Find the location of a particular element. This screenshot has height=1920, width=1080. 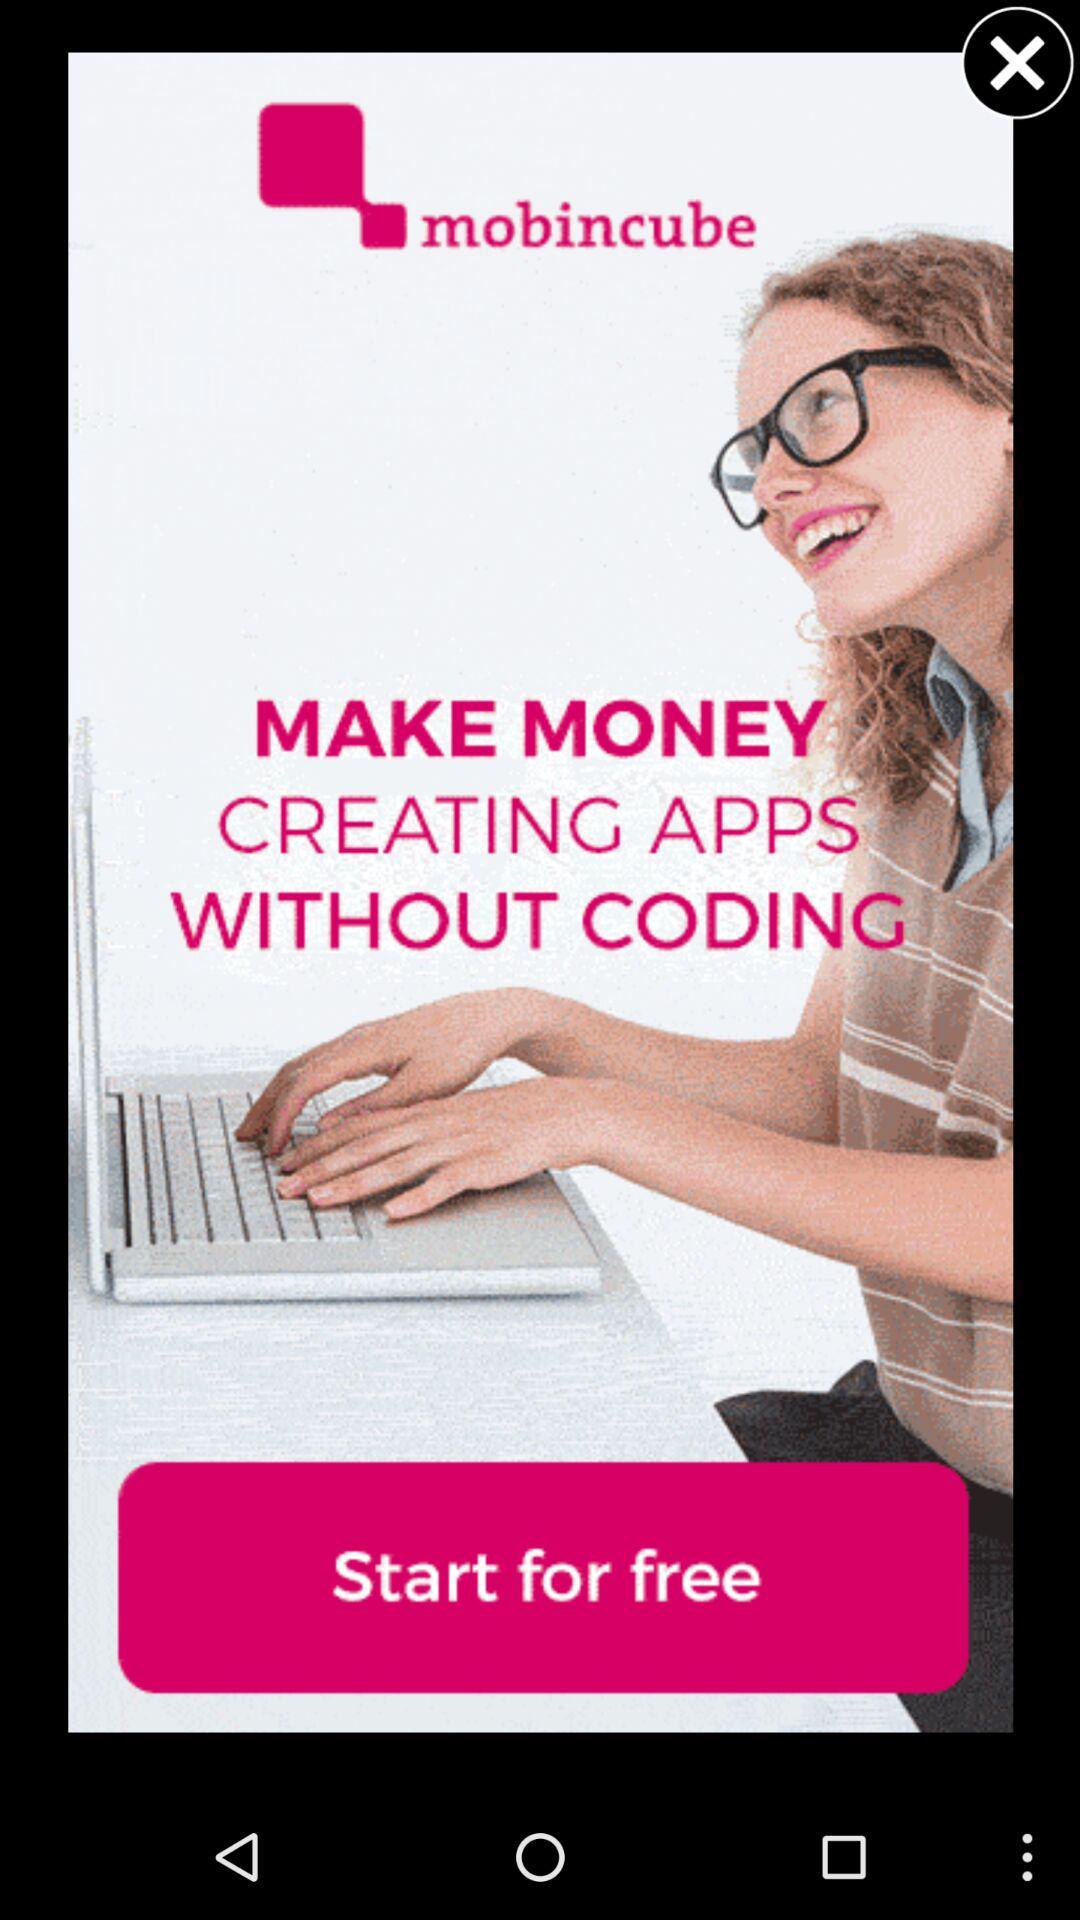

dialogue box is located at coordinates (1017, 62).